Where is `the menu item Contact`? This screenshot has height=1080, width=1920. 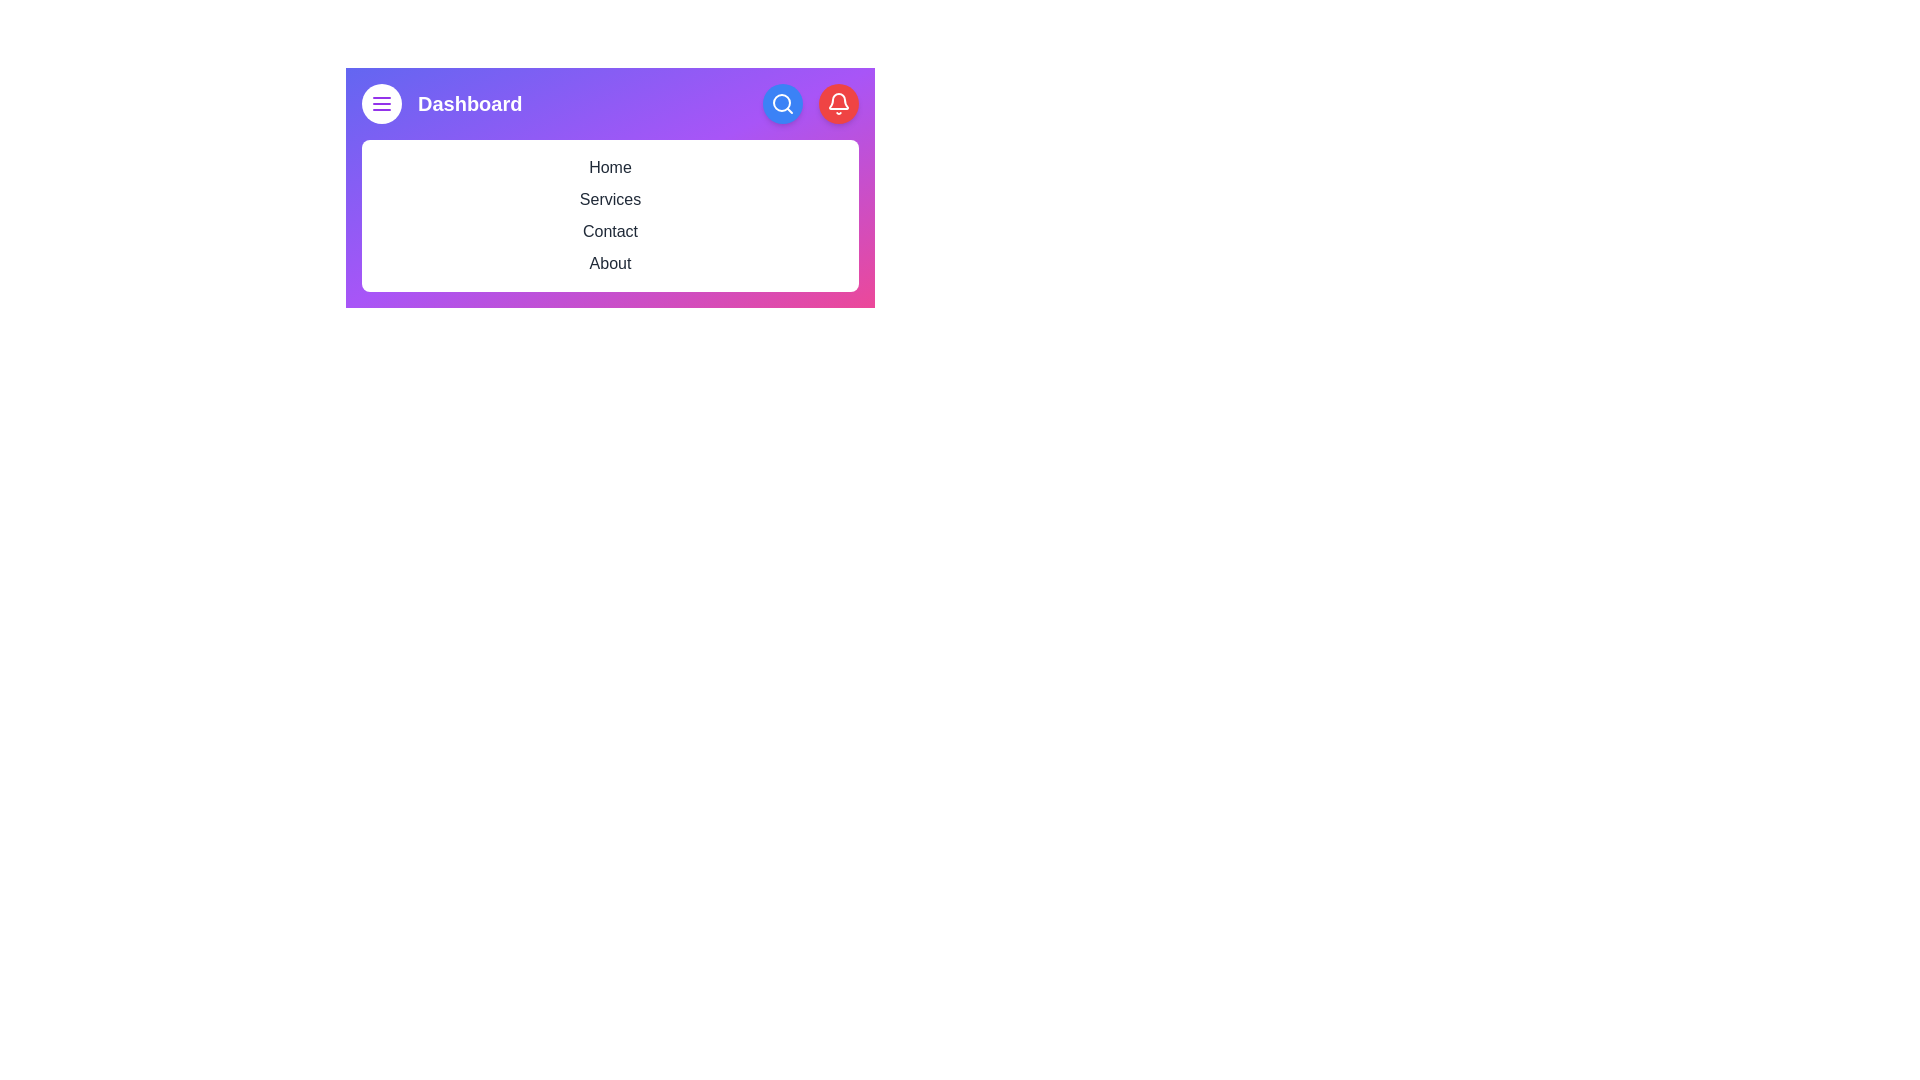
the menu item Contact is located at coordinates (609, 230).